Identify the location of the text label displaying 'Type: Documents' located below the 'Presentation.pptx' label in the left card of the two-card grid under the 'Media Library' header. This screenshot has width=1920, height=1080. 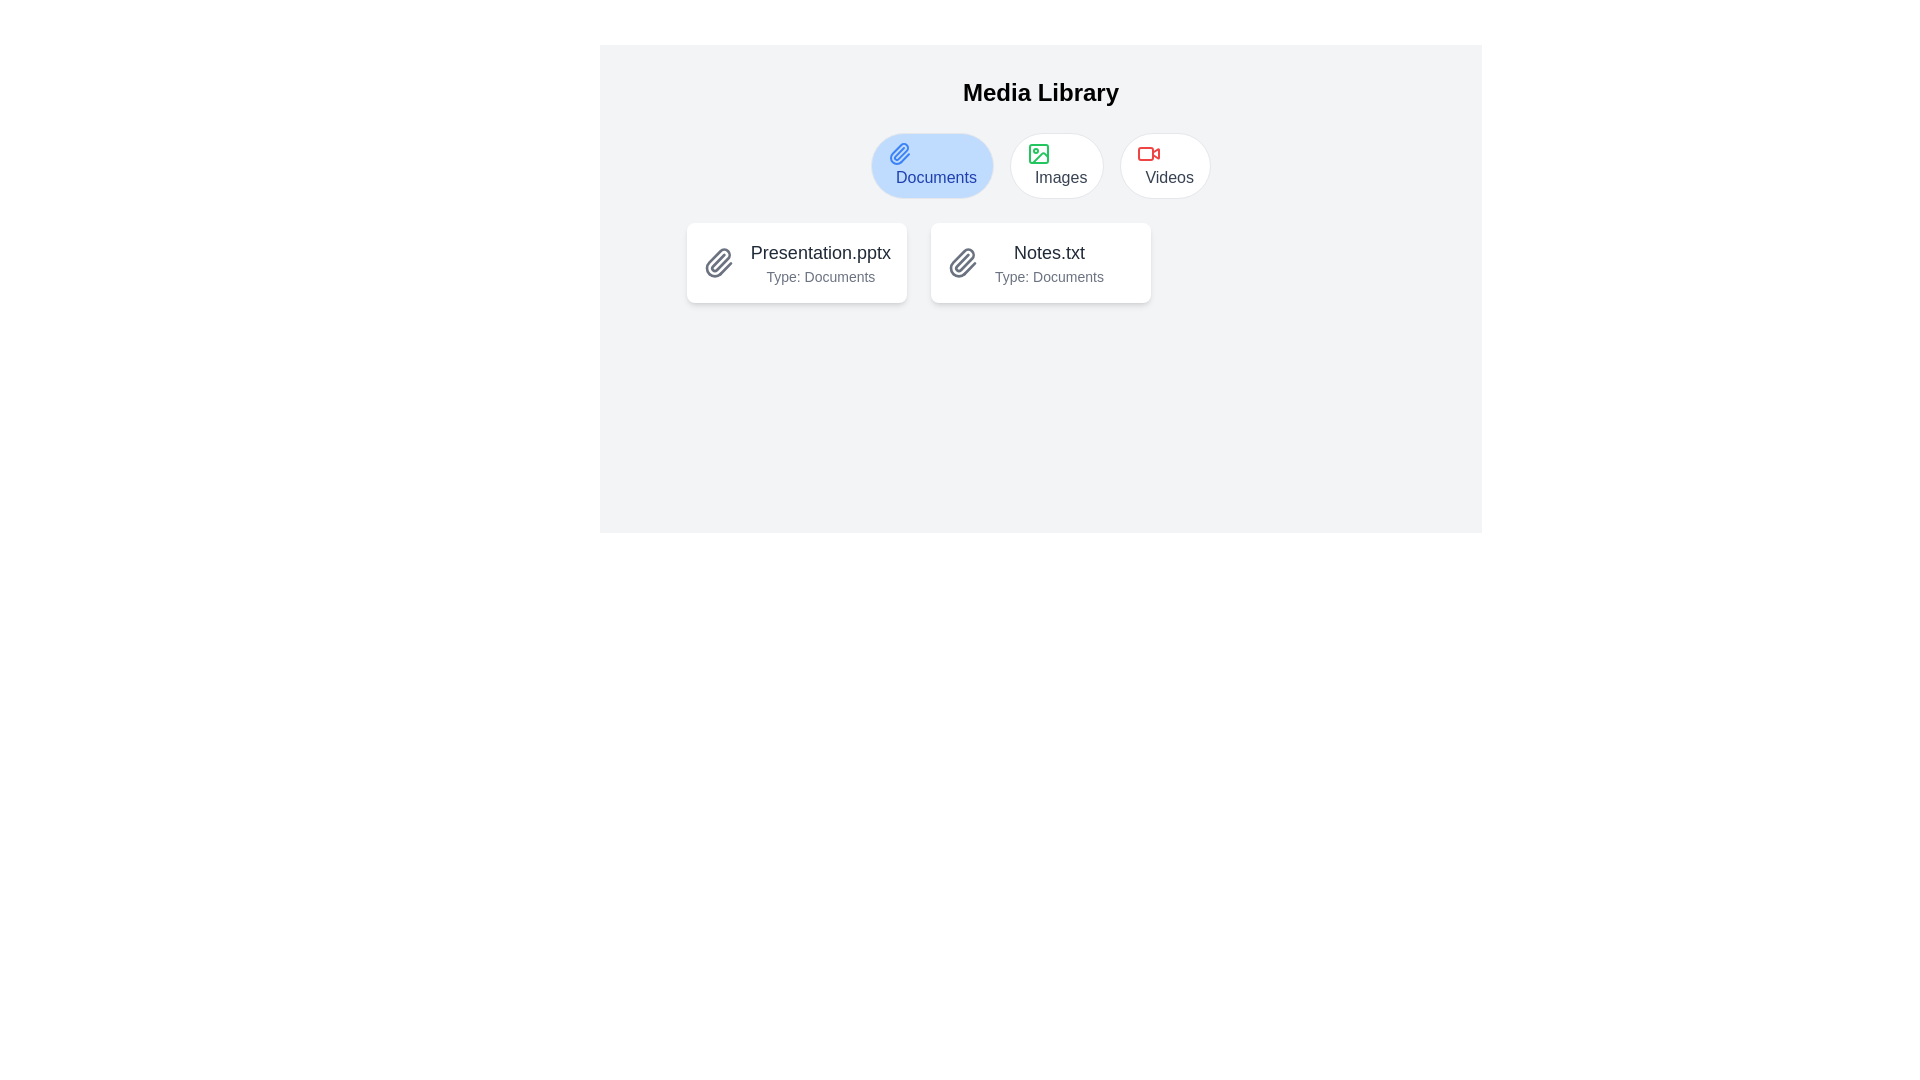
(820, 277).